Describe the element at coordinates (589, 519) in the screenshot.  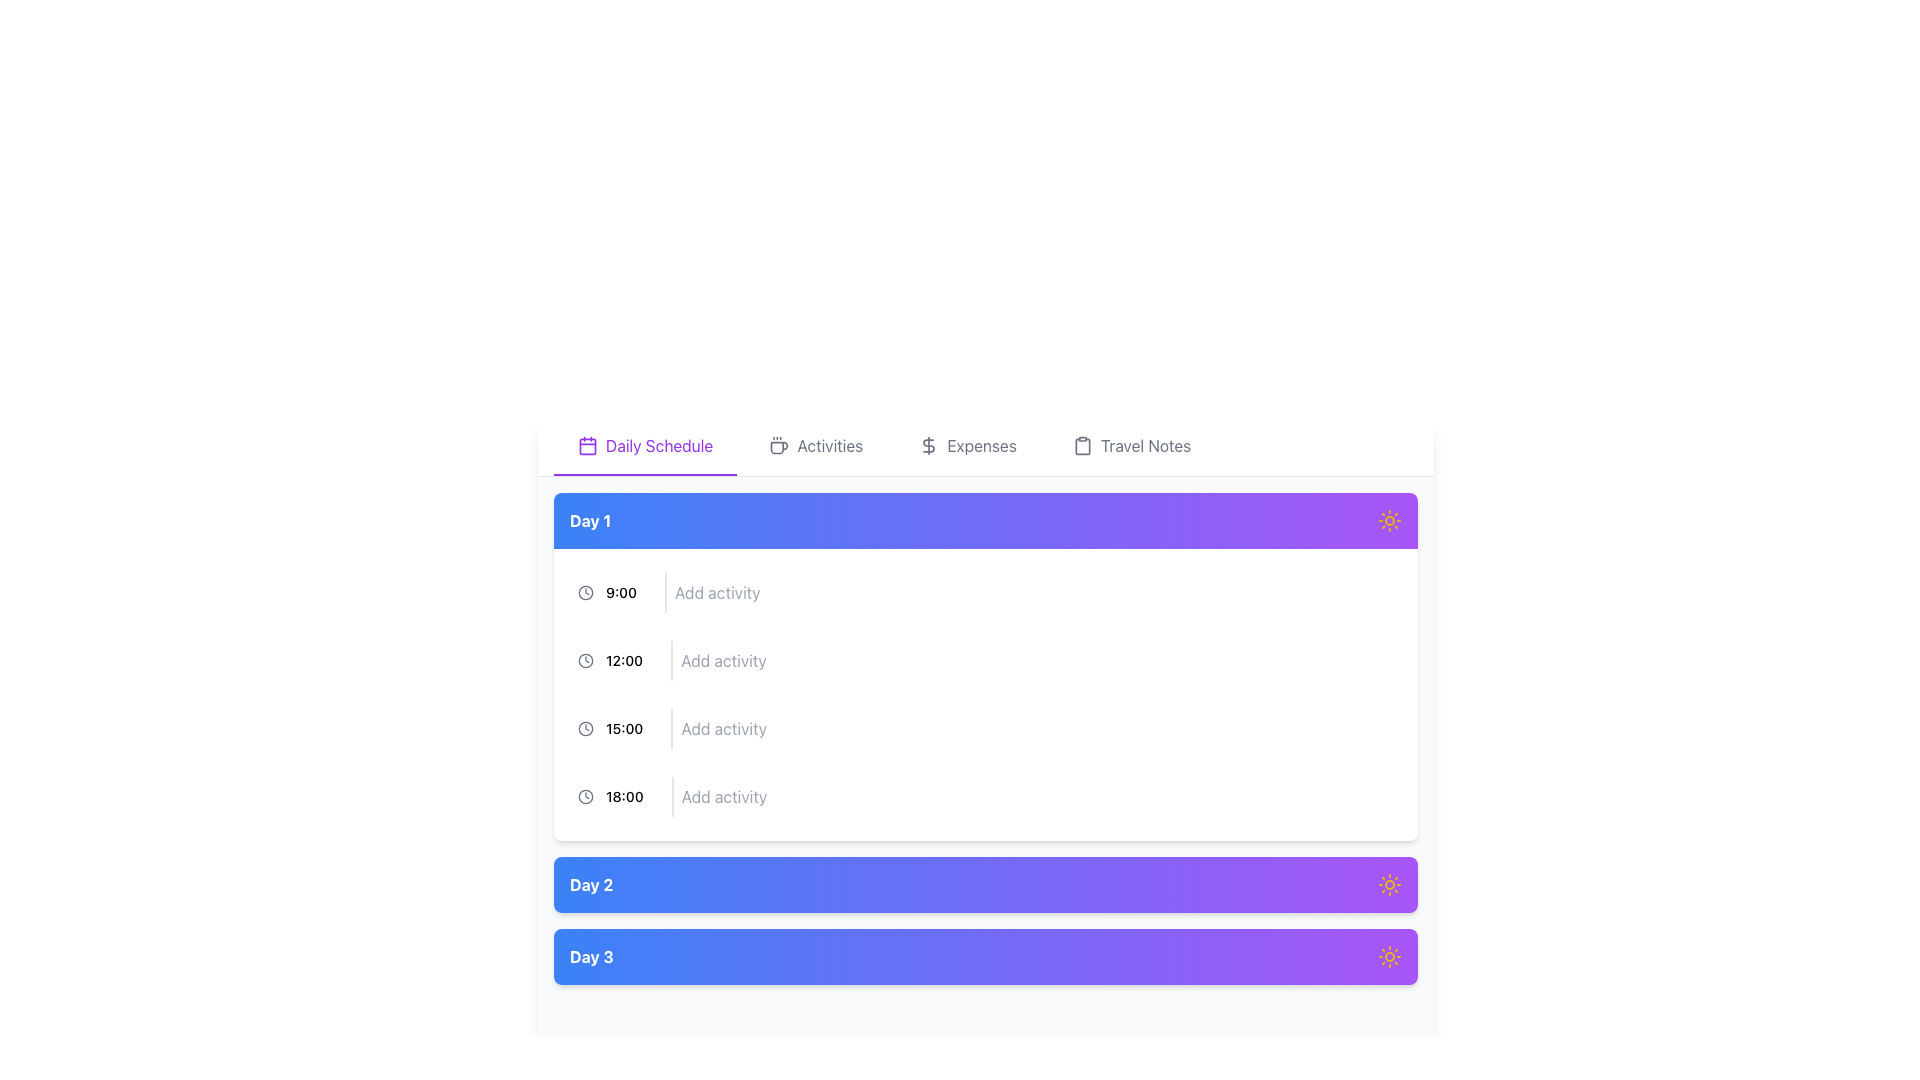
I see `the Text label that indicates the specific day of the schedule, positioned at the top-left of the blue gradient header, before the sun icon` at that location.